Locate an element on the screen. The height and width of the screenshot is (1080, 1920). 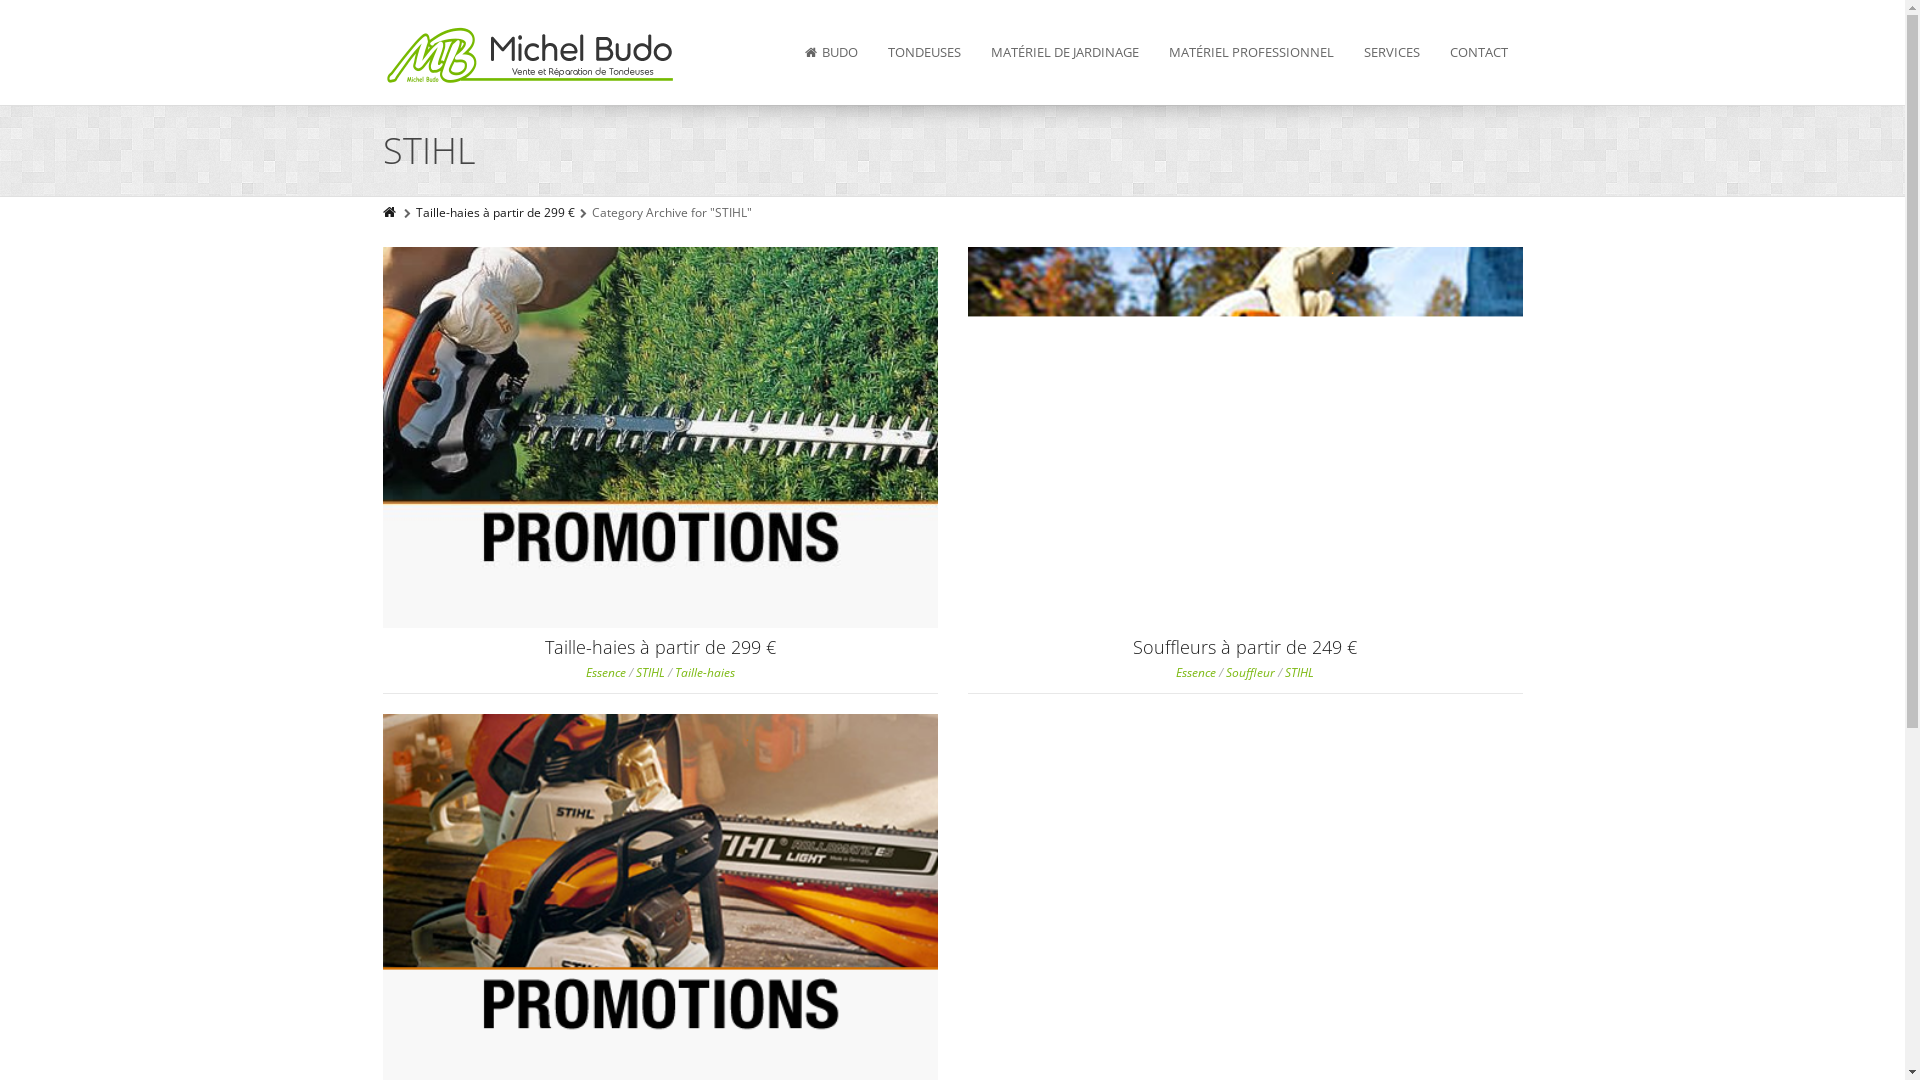
'Home' is located at coordinates (389, 212).